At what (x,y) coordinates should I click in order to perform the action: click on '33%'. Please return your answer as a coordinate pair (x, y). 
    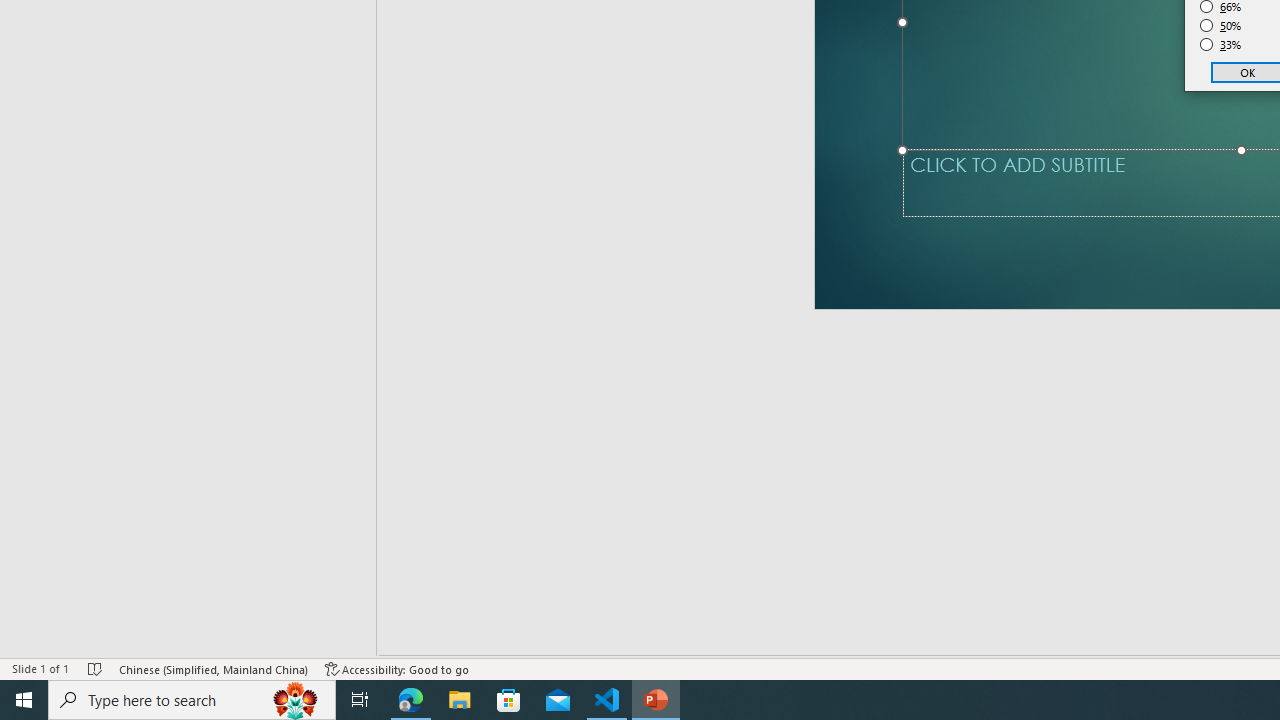
    Looking at the image, I should click on (1220, 45).